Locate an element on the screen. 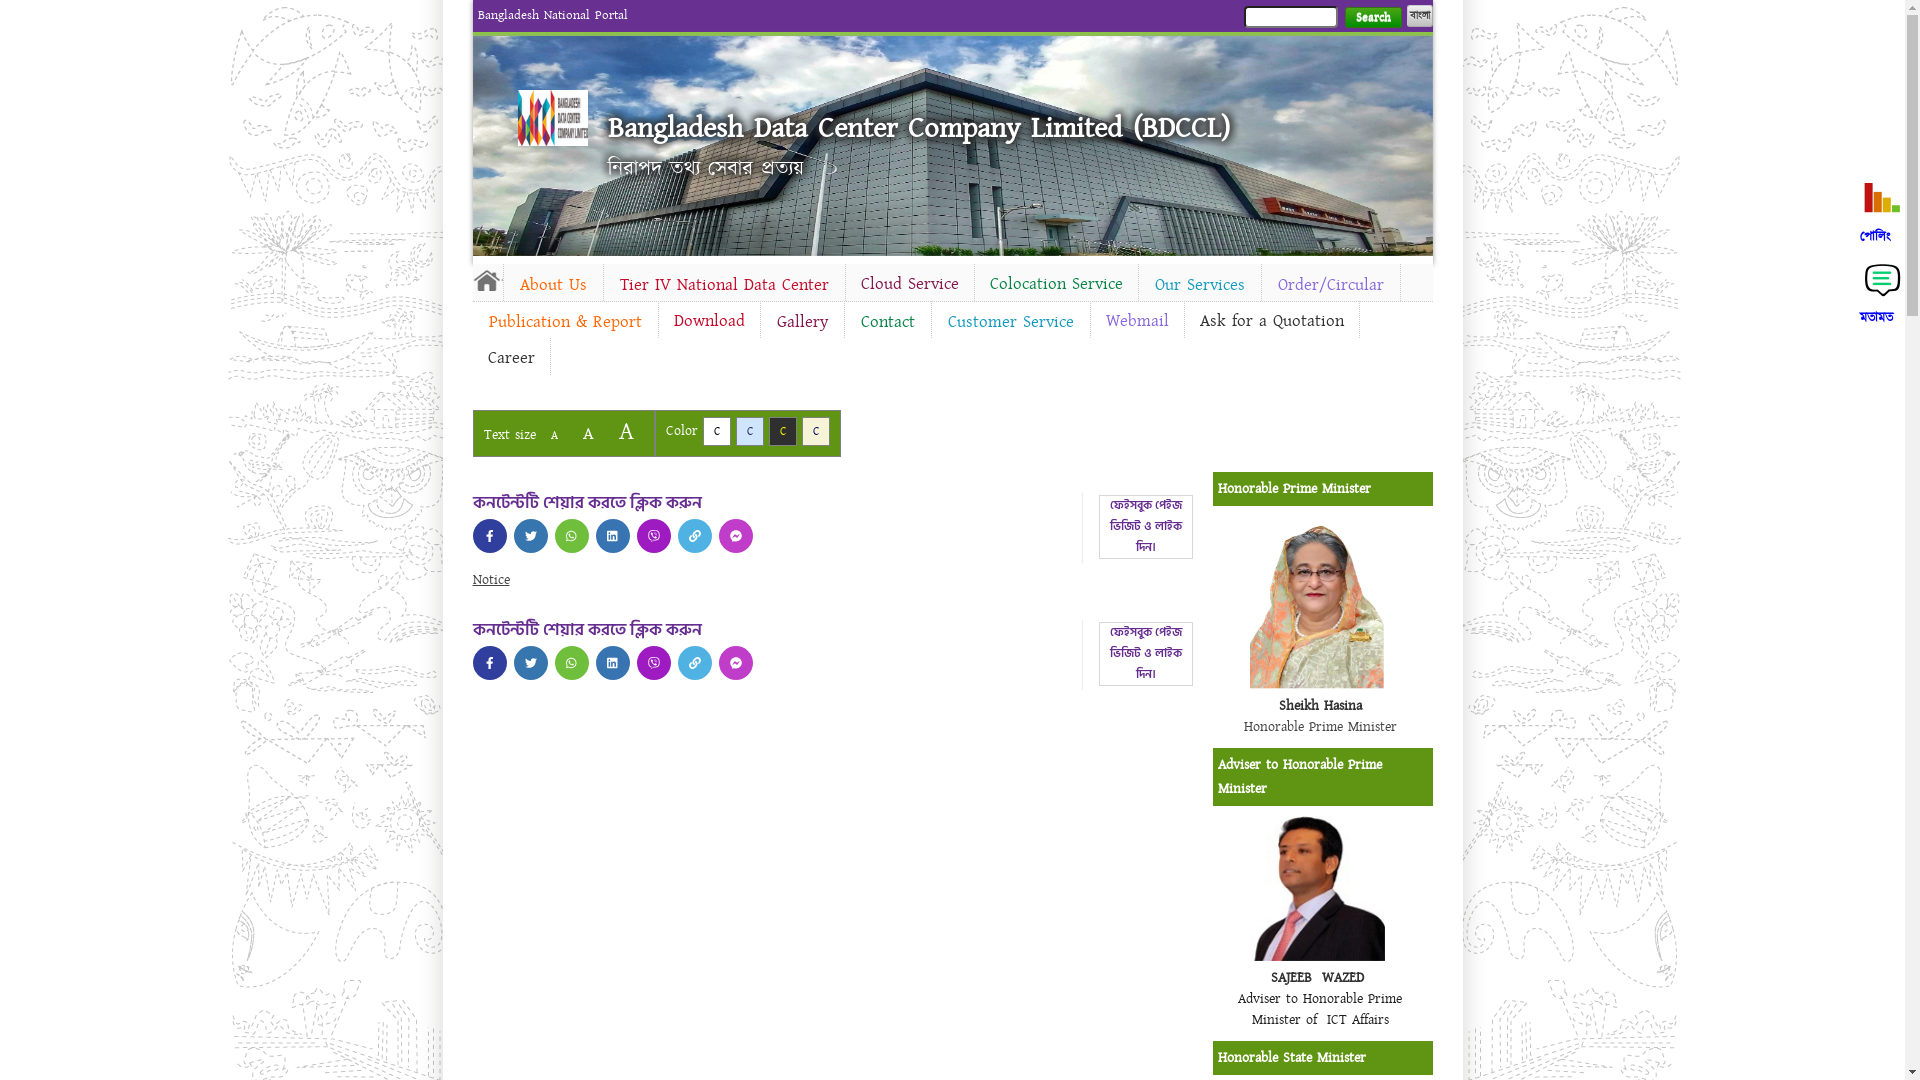 The height and width of the screenshot is (1080, 1920). 'Contact' is located at coordinates (886, 320).